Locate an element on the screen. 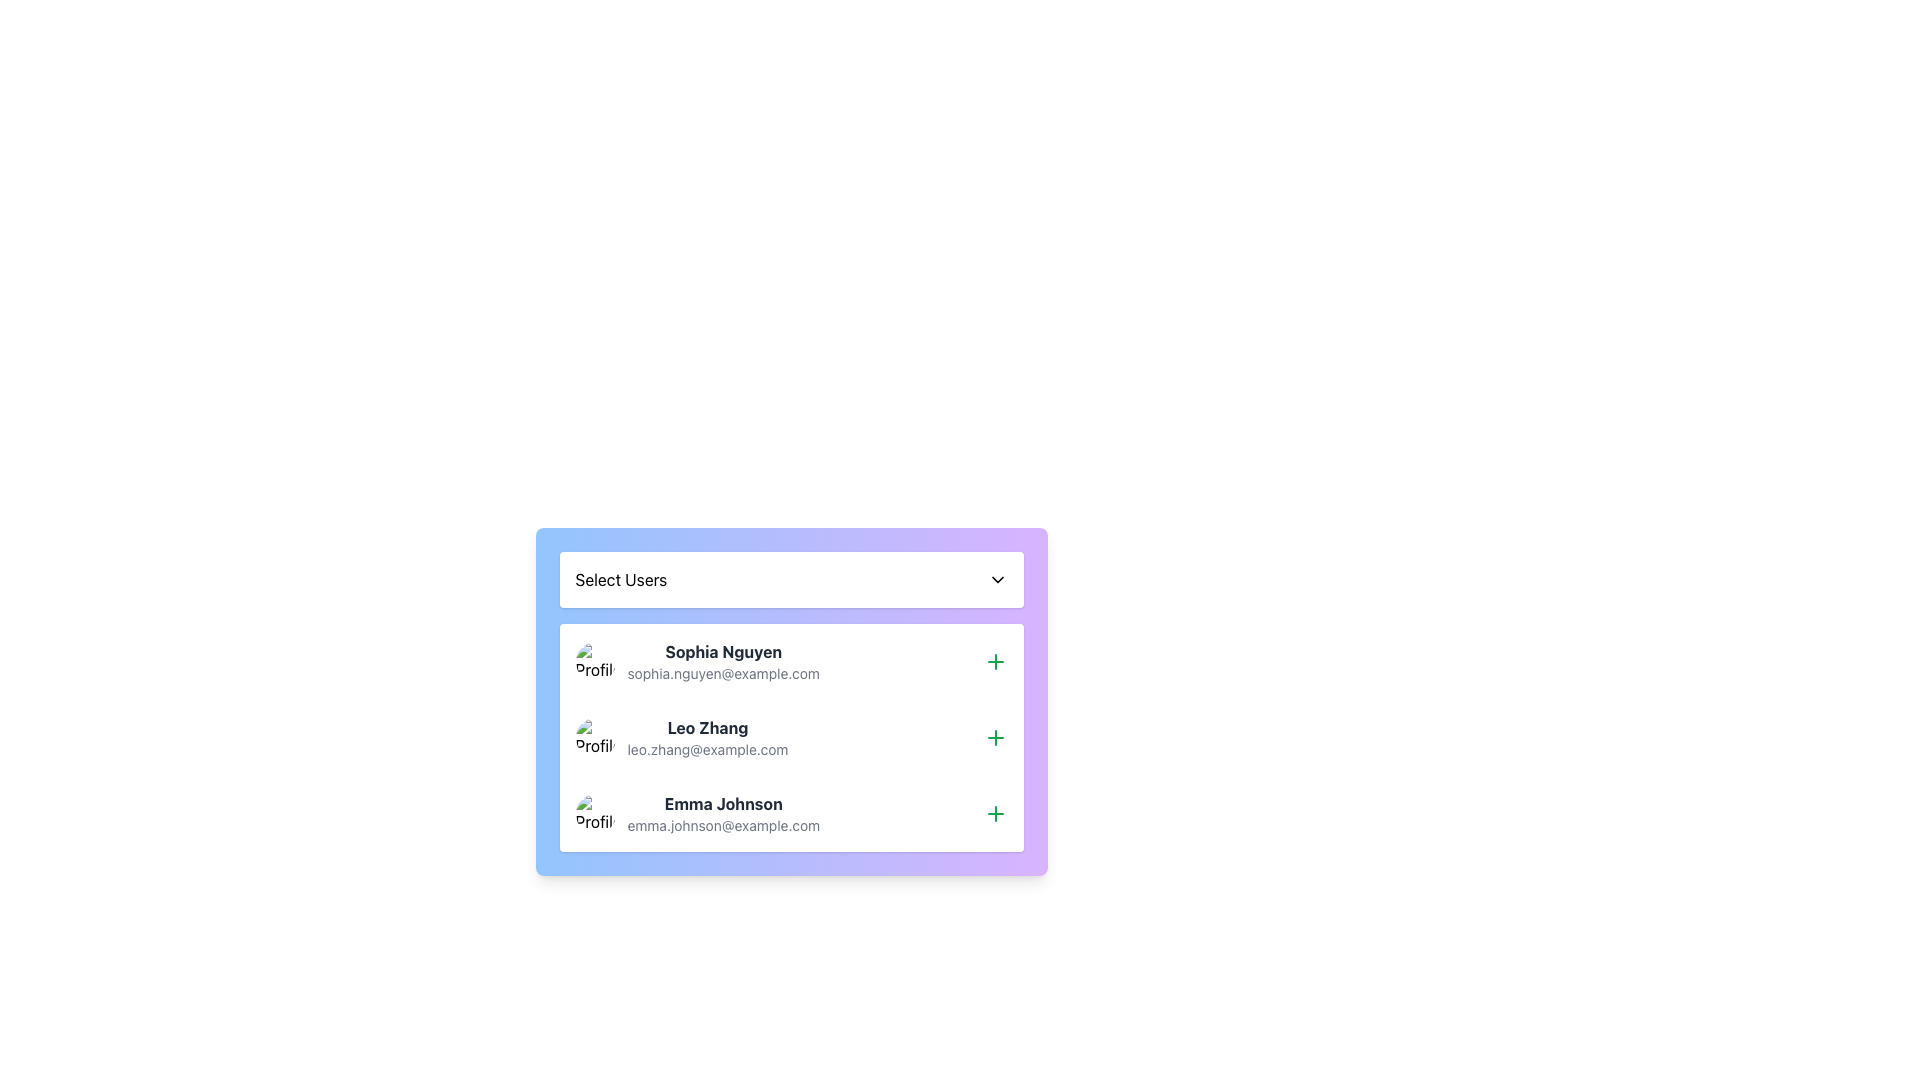  the text block containing the name 'Emma Johnson' and the email 'emma.johnson@example.com', which is the third user entry in the list of selectable users is located at coordinates (722, 813).